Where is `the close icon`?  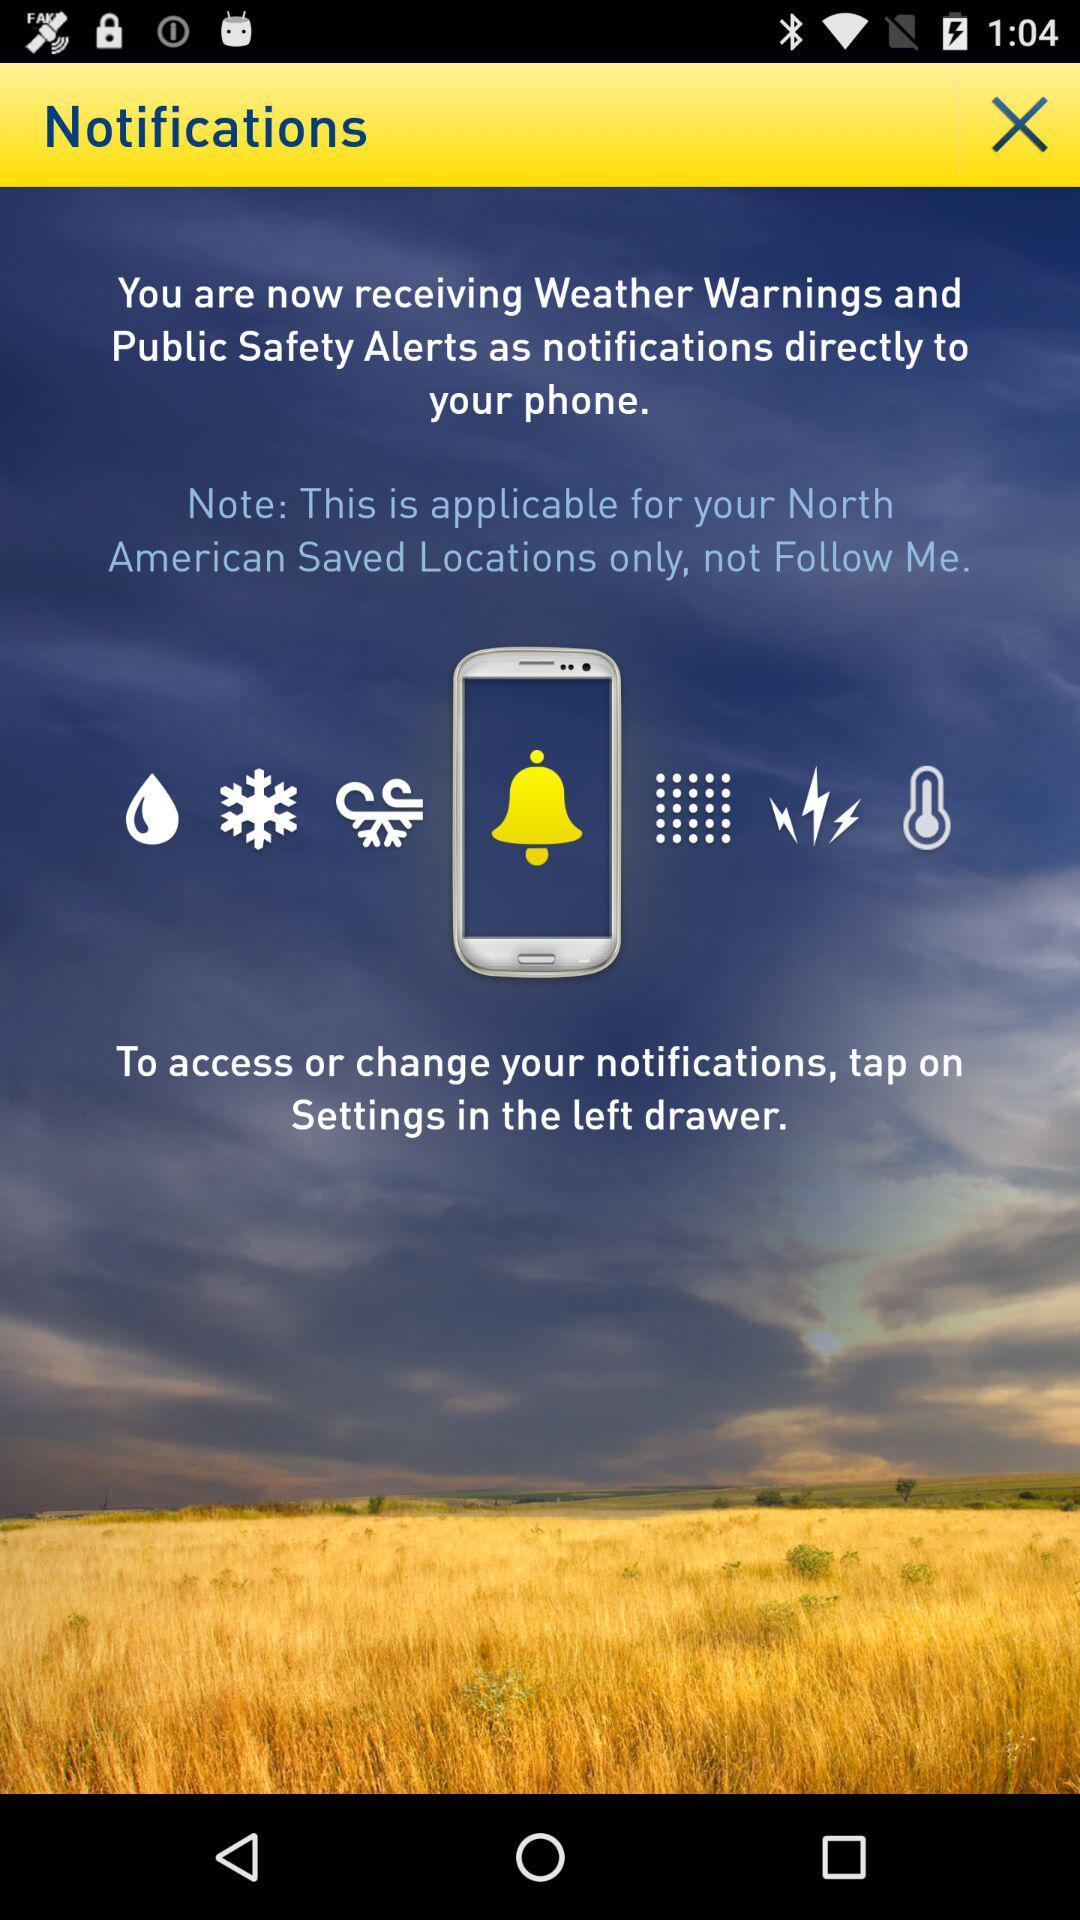 the close icon is located at coordinates (1019, 132).